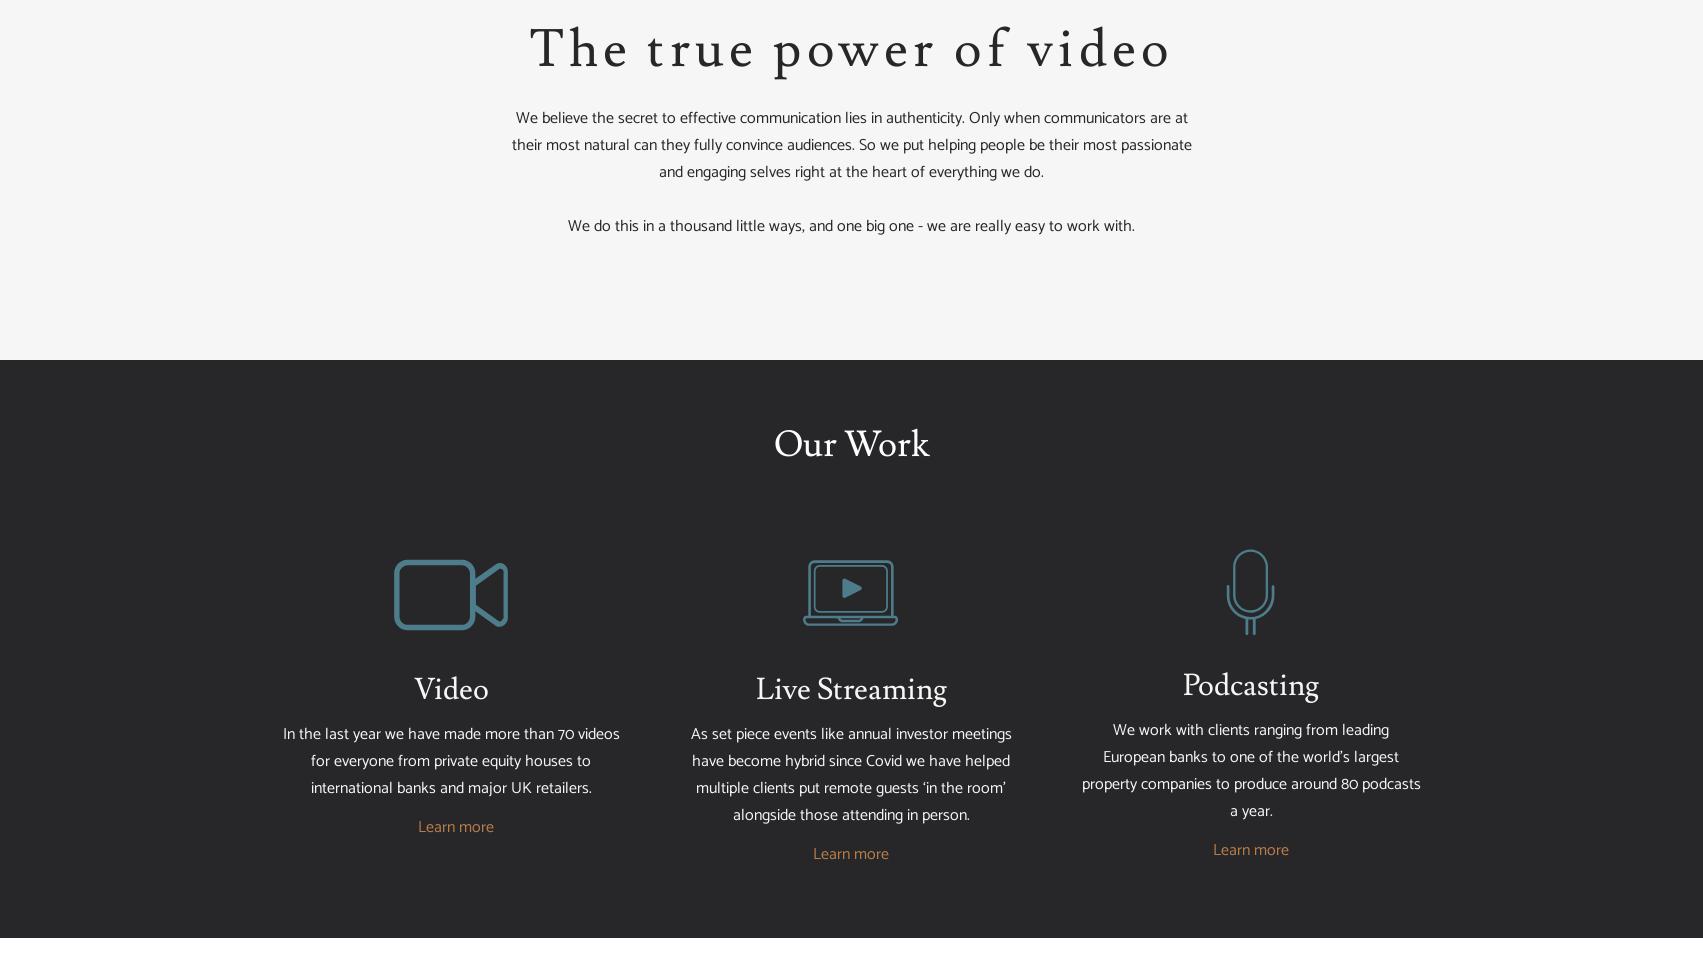 The width and height of the screenshot is (1703, 961). Describe the element at coordinates (1250, 684) in the screenshot. I see `'Podcasting'` at that location.